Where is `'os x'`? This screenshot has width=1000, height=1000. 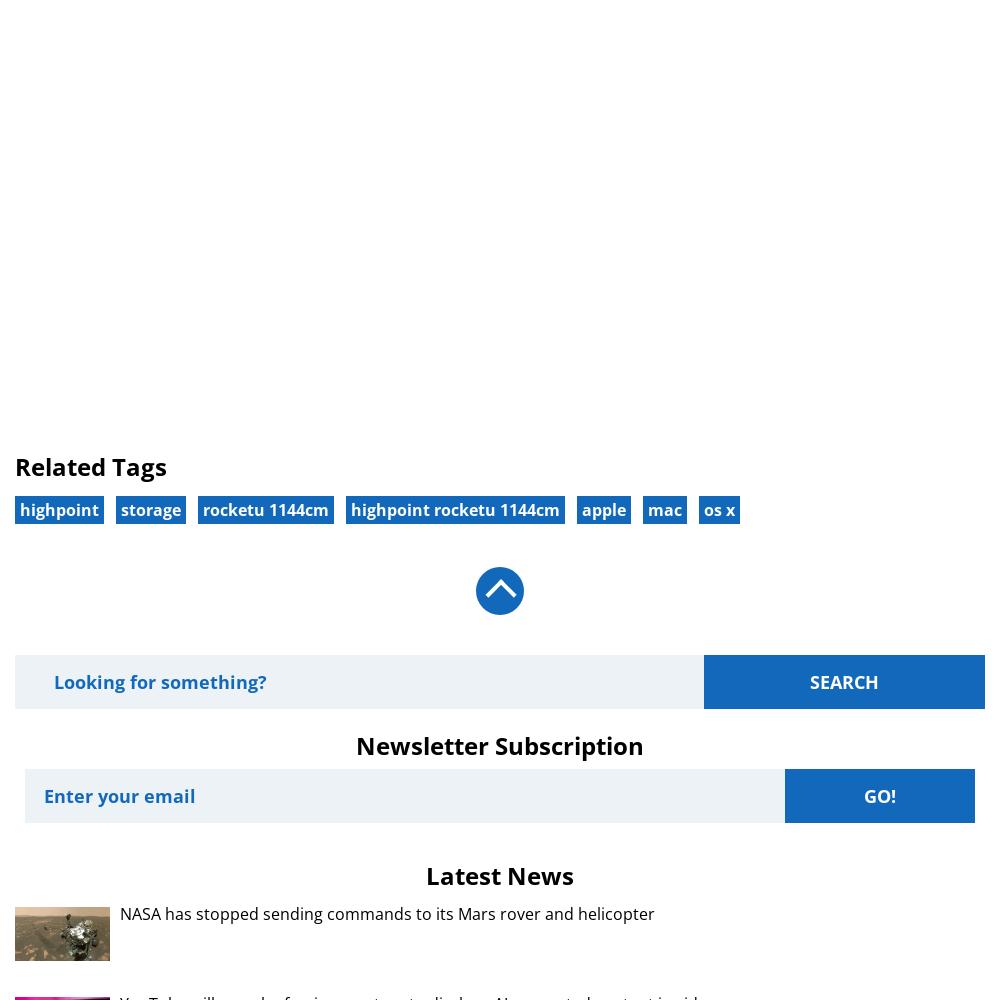 'os x' is located at coordinates (703, 509).